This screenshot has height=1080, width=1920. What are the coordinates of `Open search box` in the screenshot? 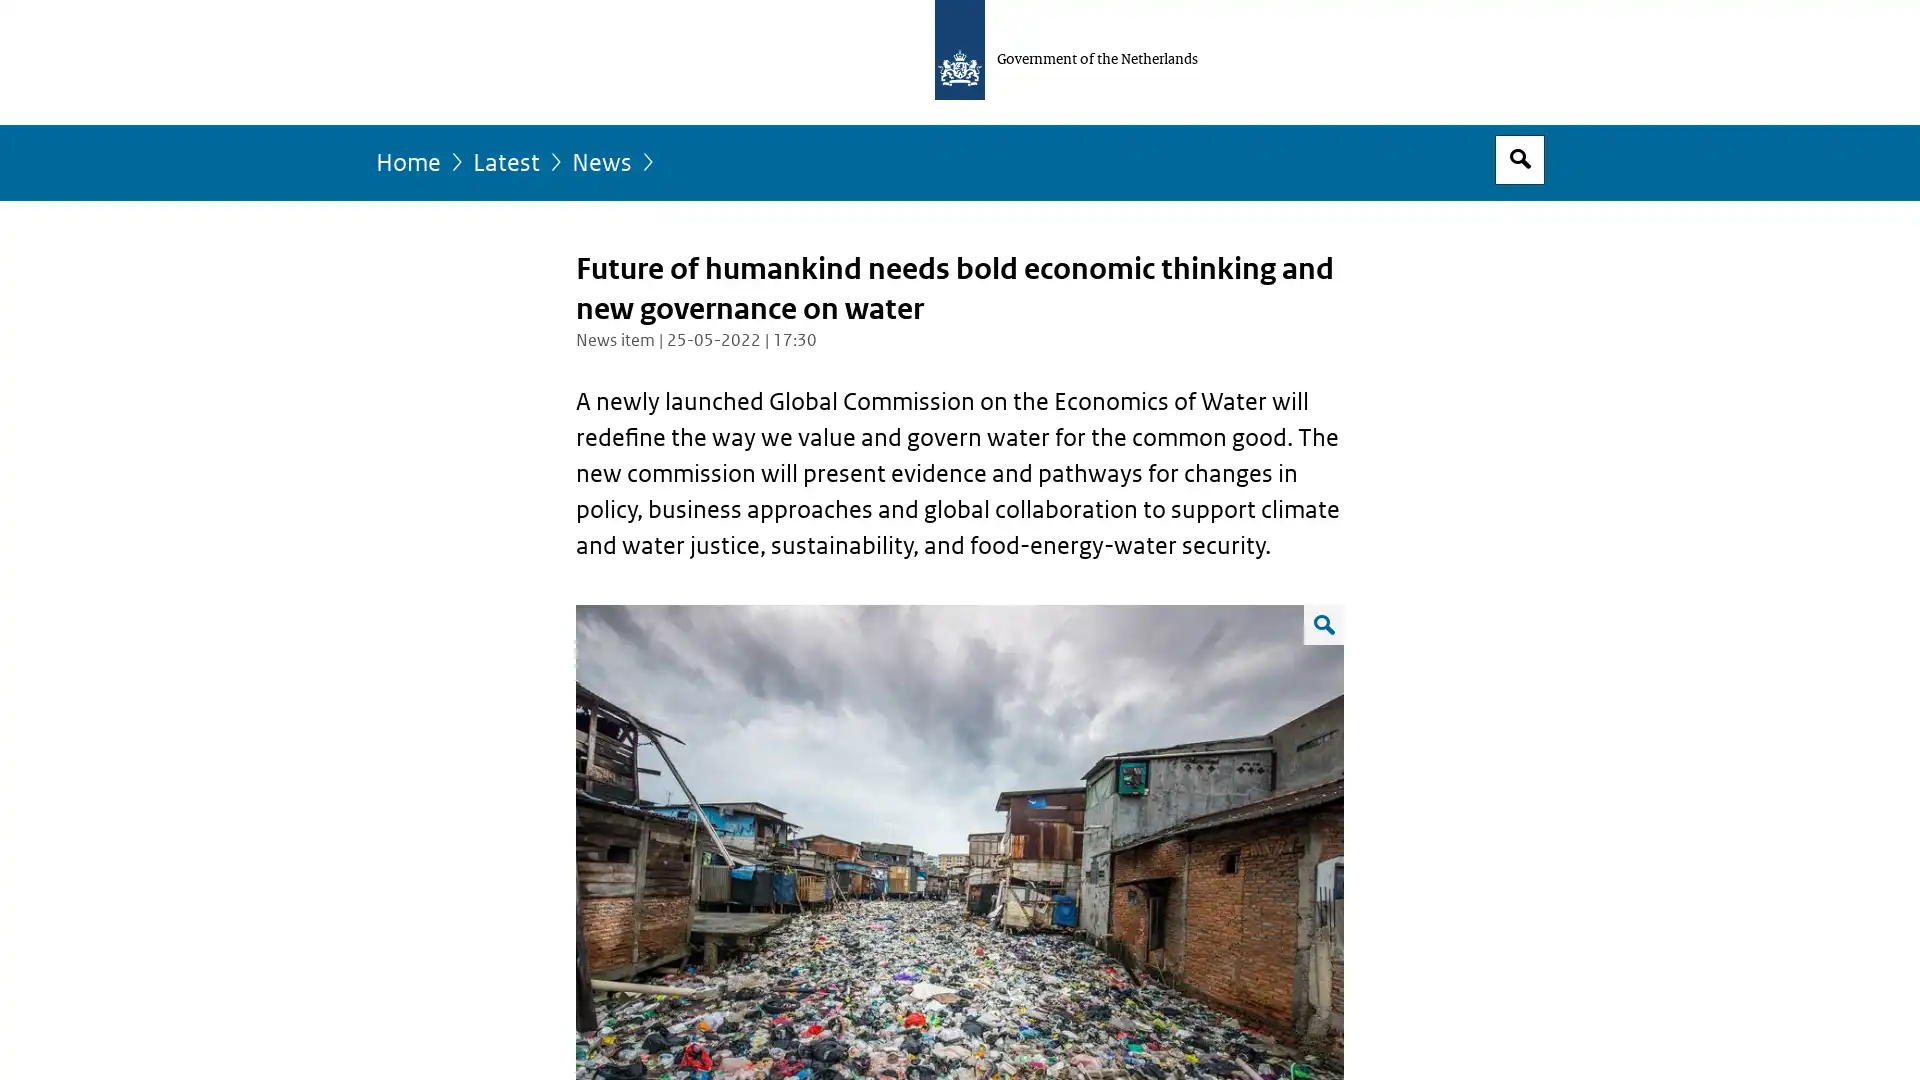 It's located at (1520, 158).